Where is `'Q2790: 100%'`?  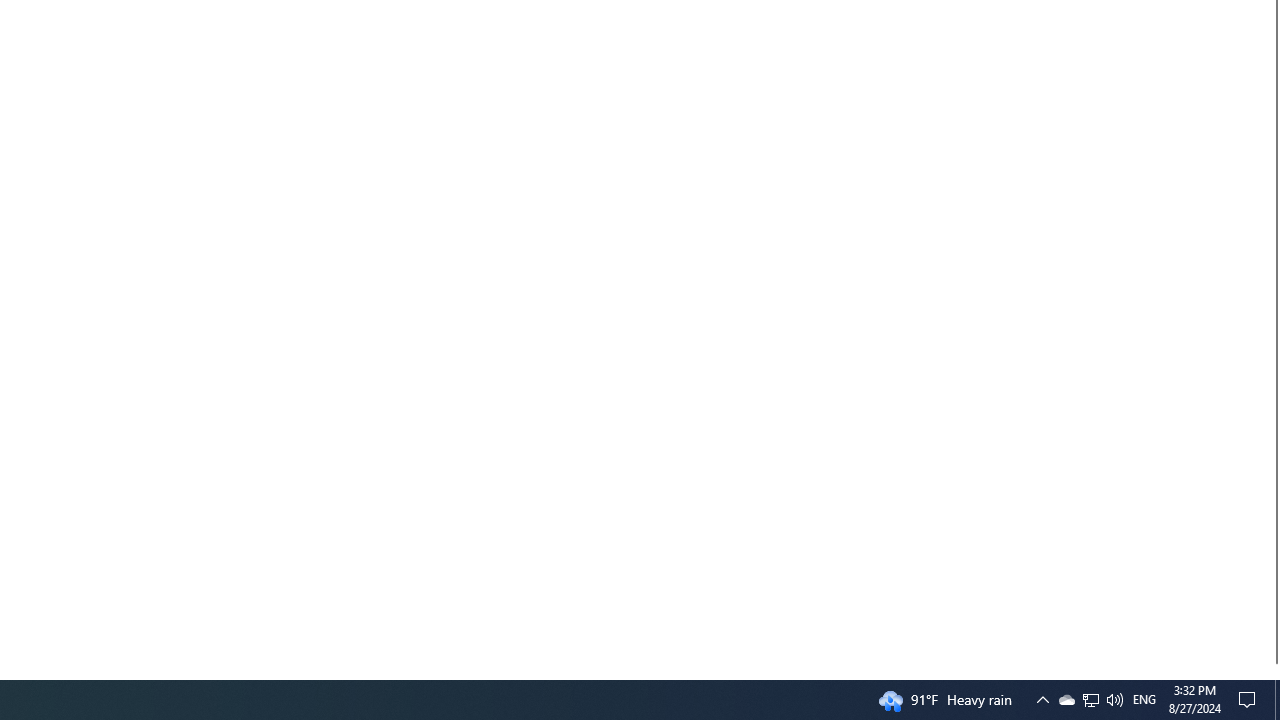 'Q2790: 100%' is located at coordinates (1089, 698).